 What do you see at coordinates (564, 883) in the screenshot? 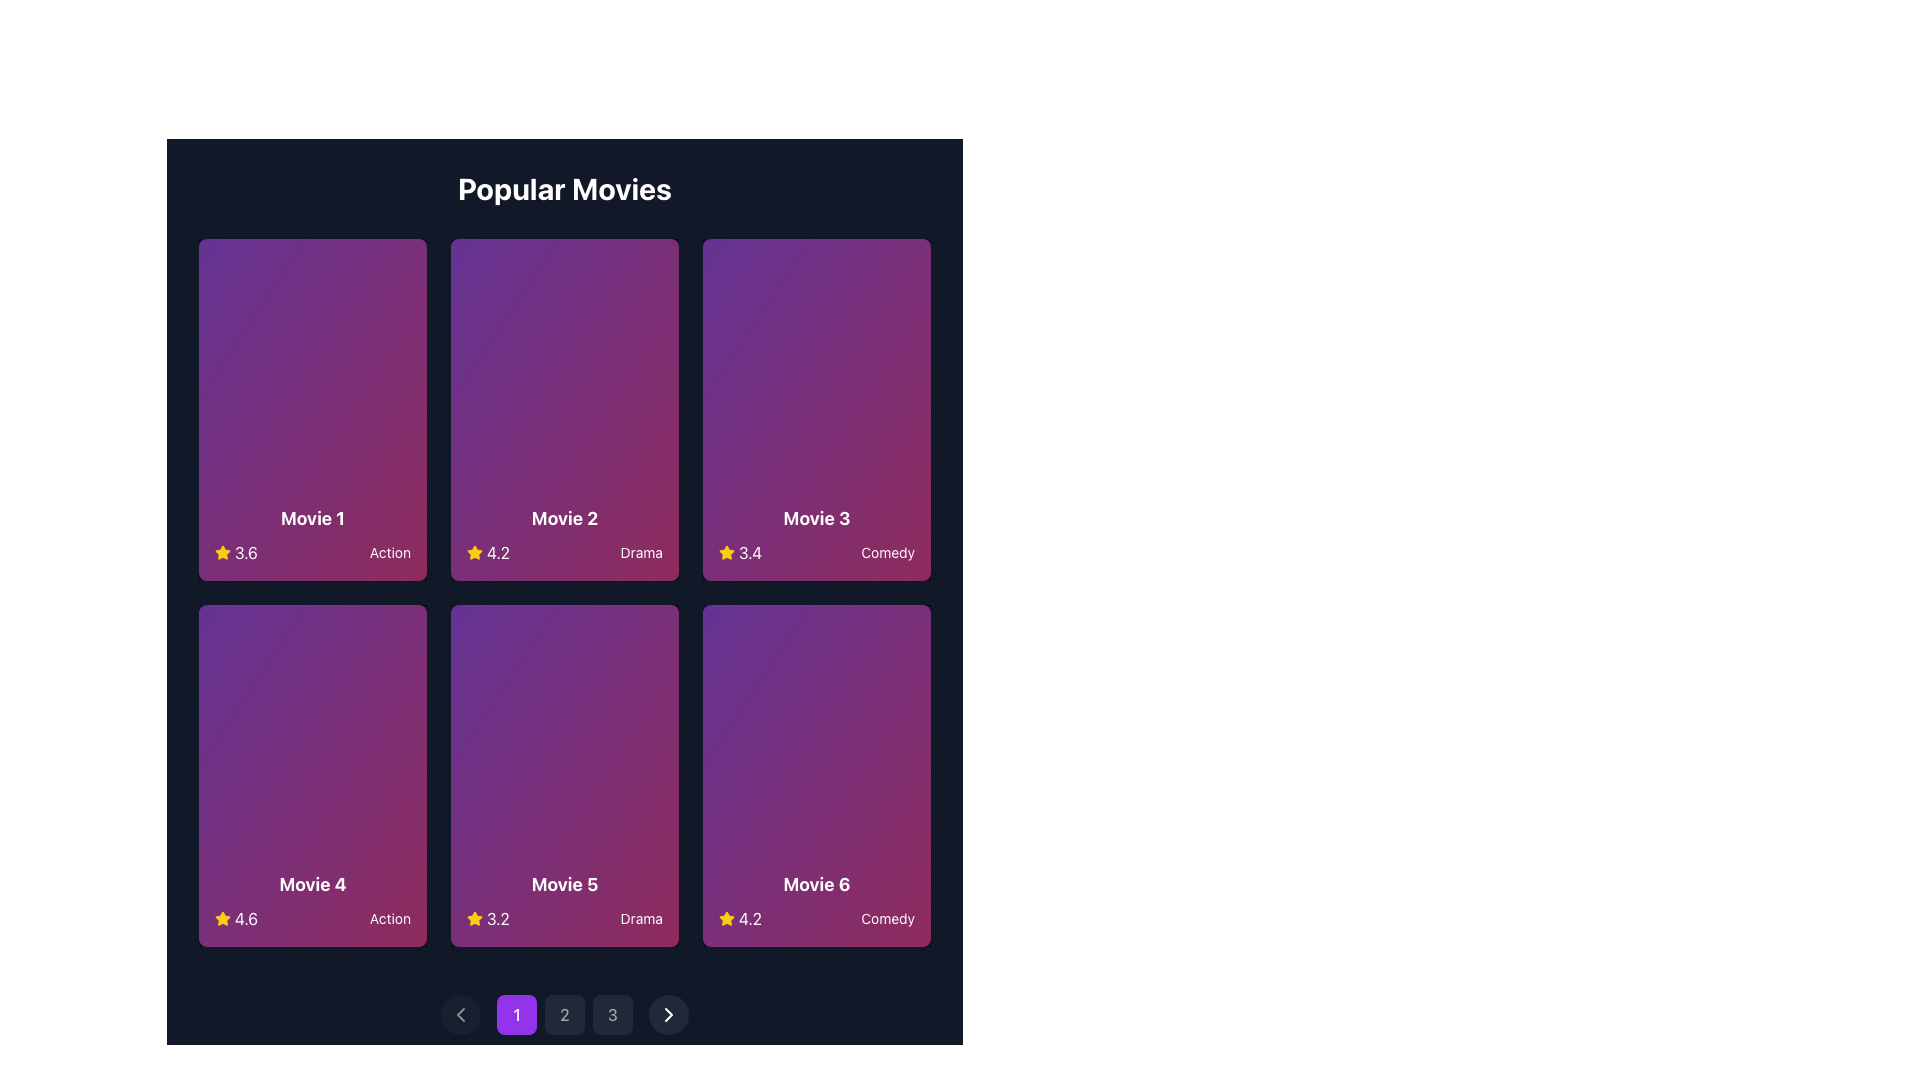
I see `the text label displaying 'Movie 5'` at bounding box center [564, 883].